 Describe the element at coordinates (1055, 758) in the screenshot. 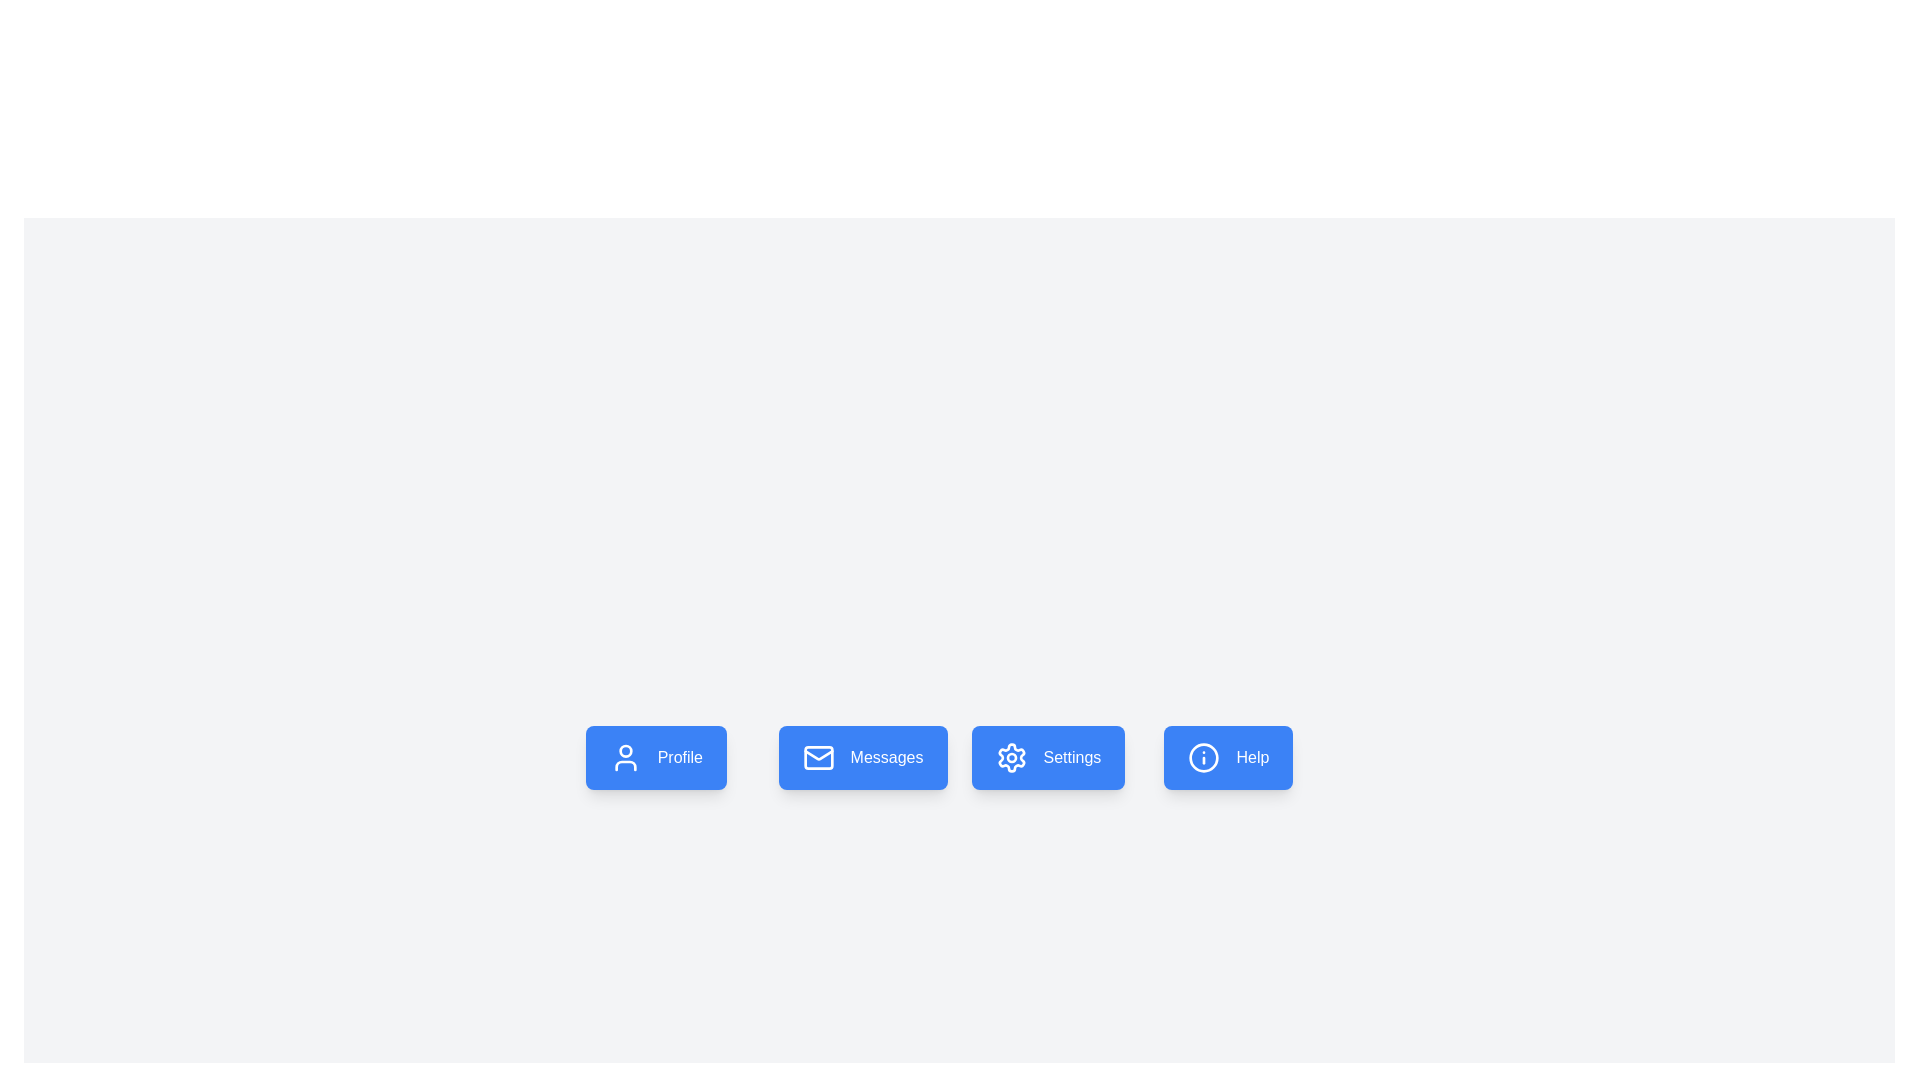

I see `the 'Settings' button, which is the third button in a horizontal row of four, to trigger its hover state` at that location.